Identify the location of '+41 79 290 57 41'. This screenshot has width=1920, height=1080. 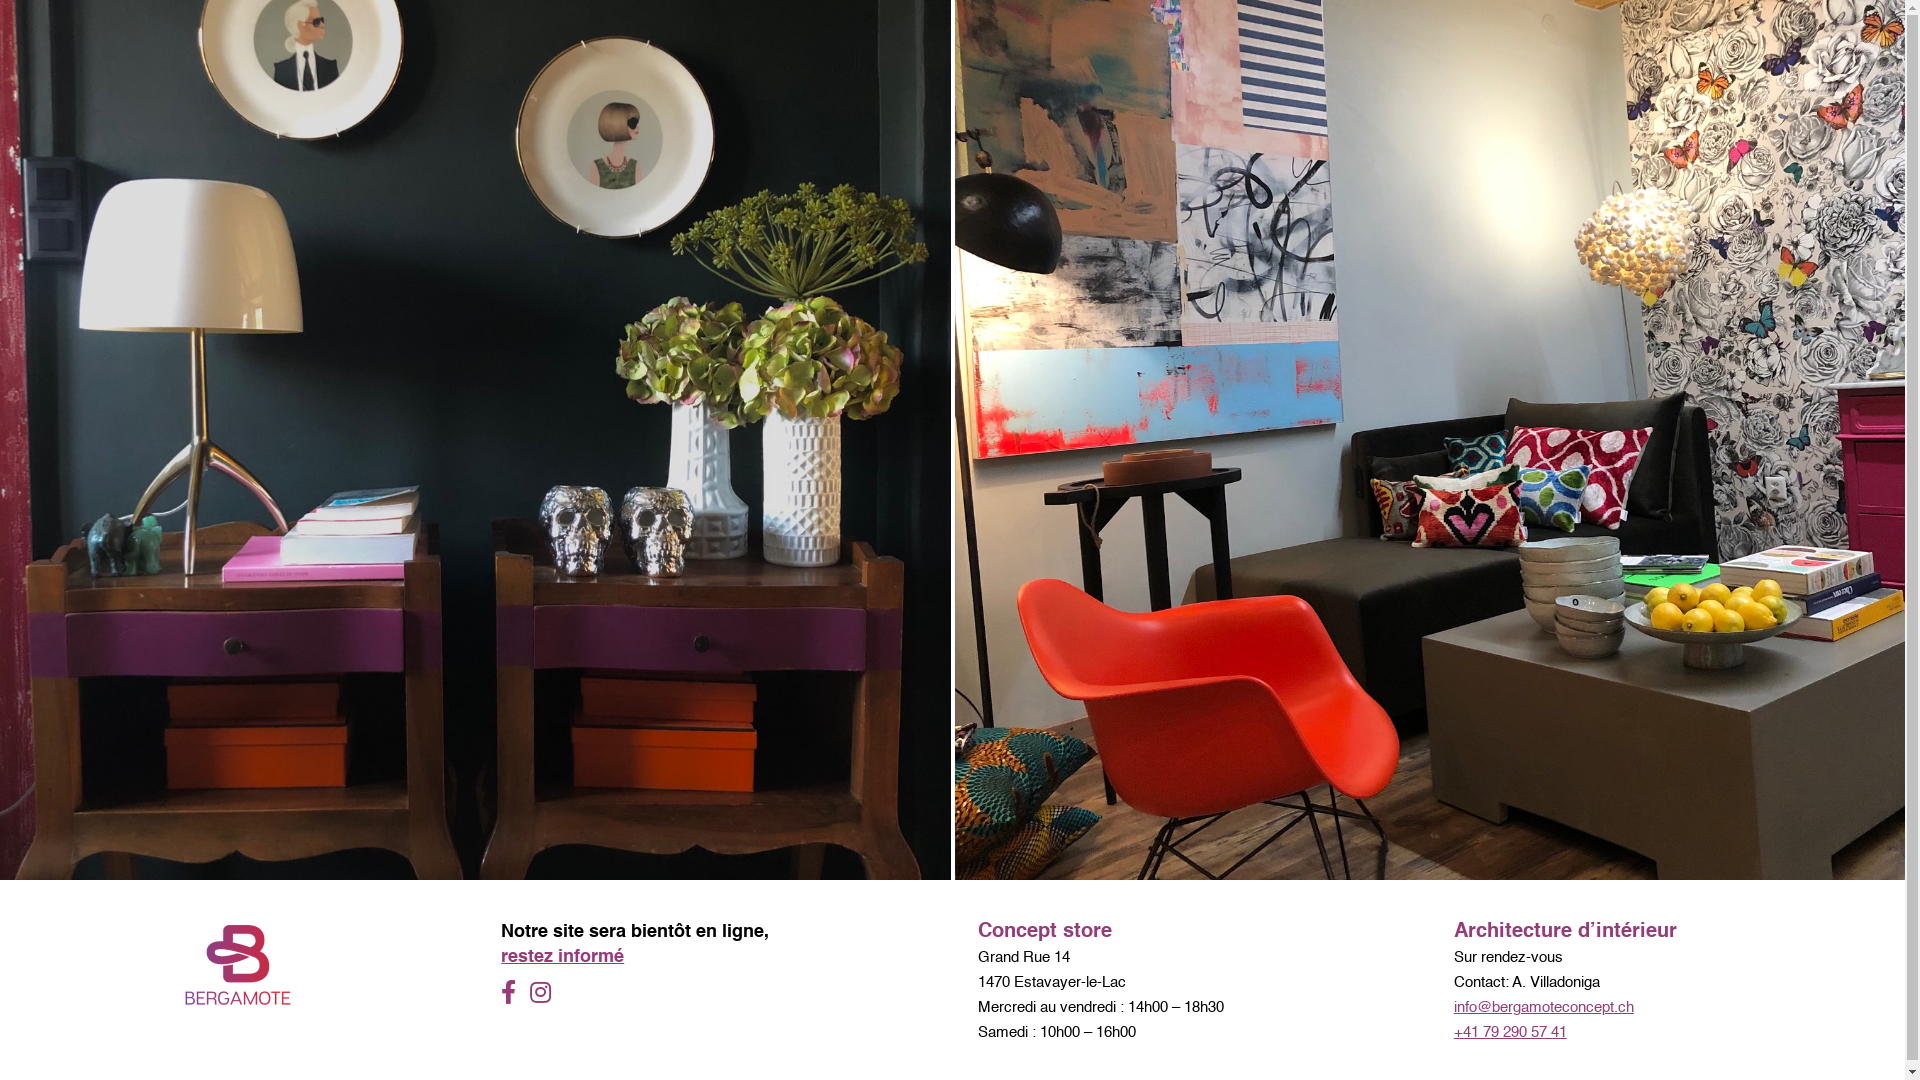
(1510, 1032).